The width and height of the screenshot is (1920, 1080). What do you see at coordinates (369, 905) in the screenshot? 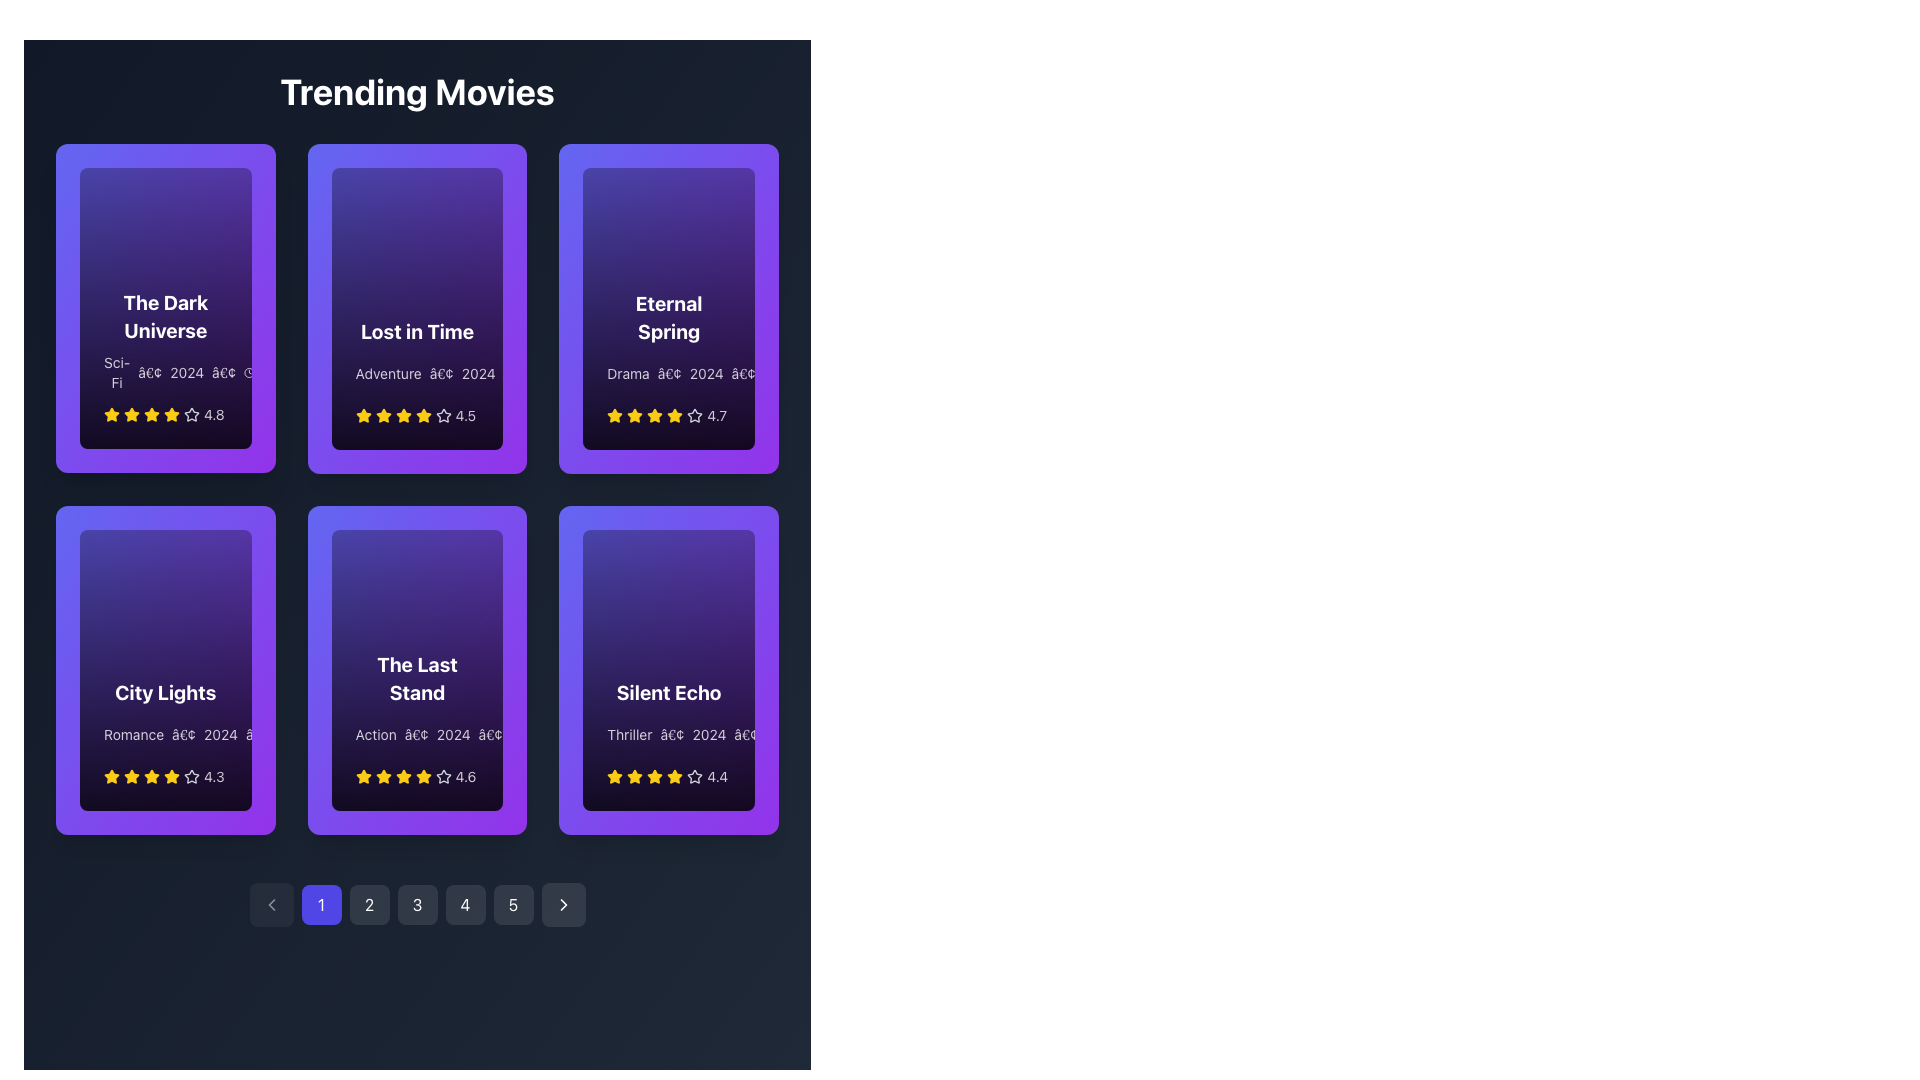
I see `the rounded rectangular button labeled '2' with a dark background` at bounding box center [369, 905].